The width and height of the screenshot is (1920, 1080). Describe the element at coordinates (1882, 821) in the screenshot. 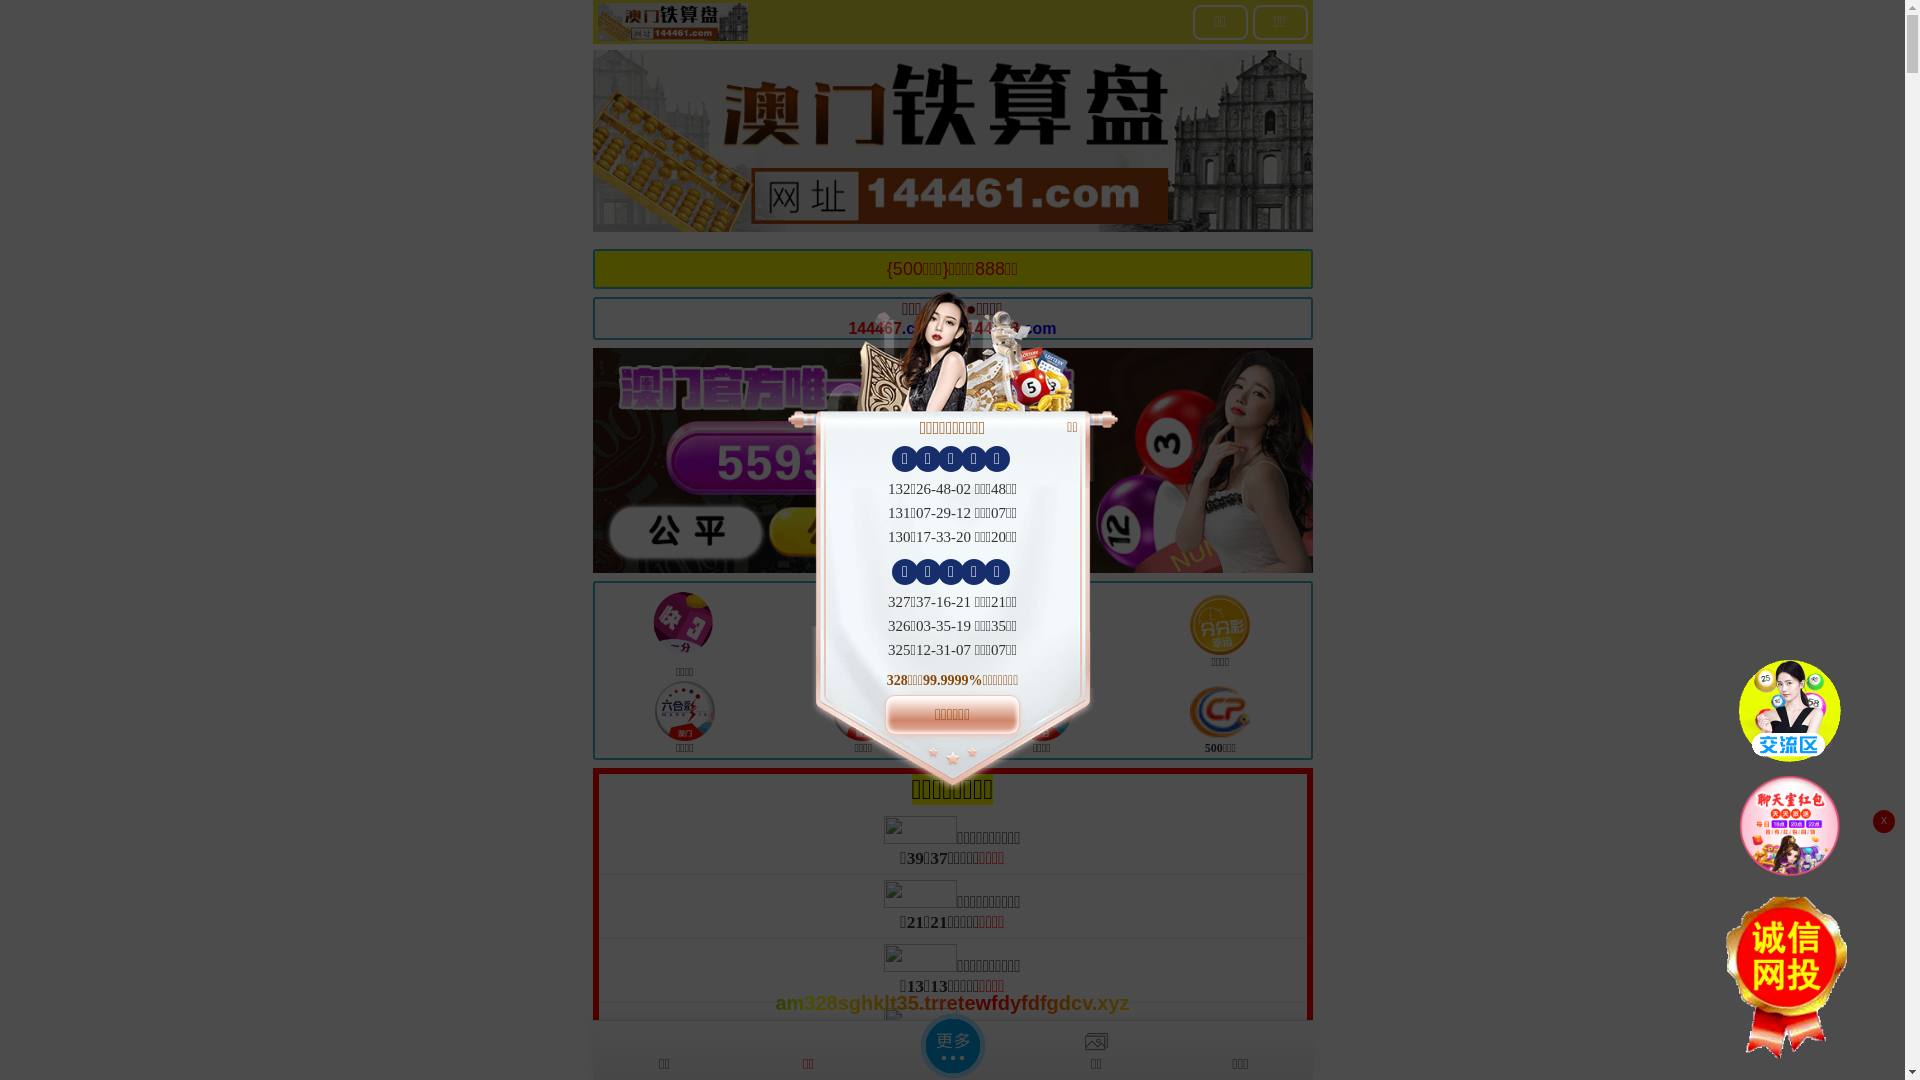

I see `'x'` at that location.